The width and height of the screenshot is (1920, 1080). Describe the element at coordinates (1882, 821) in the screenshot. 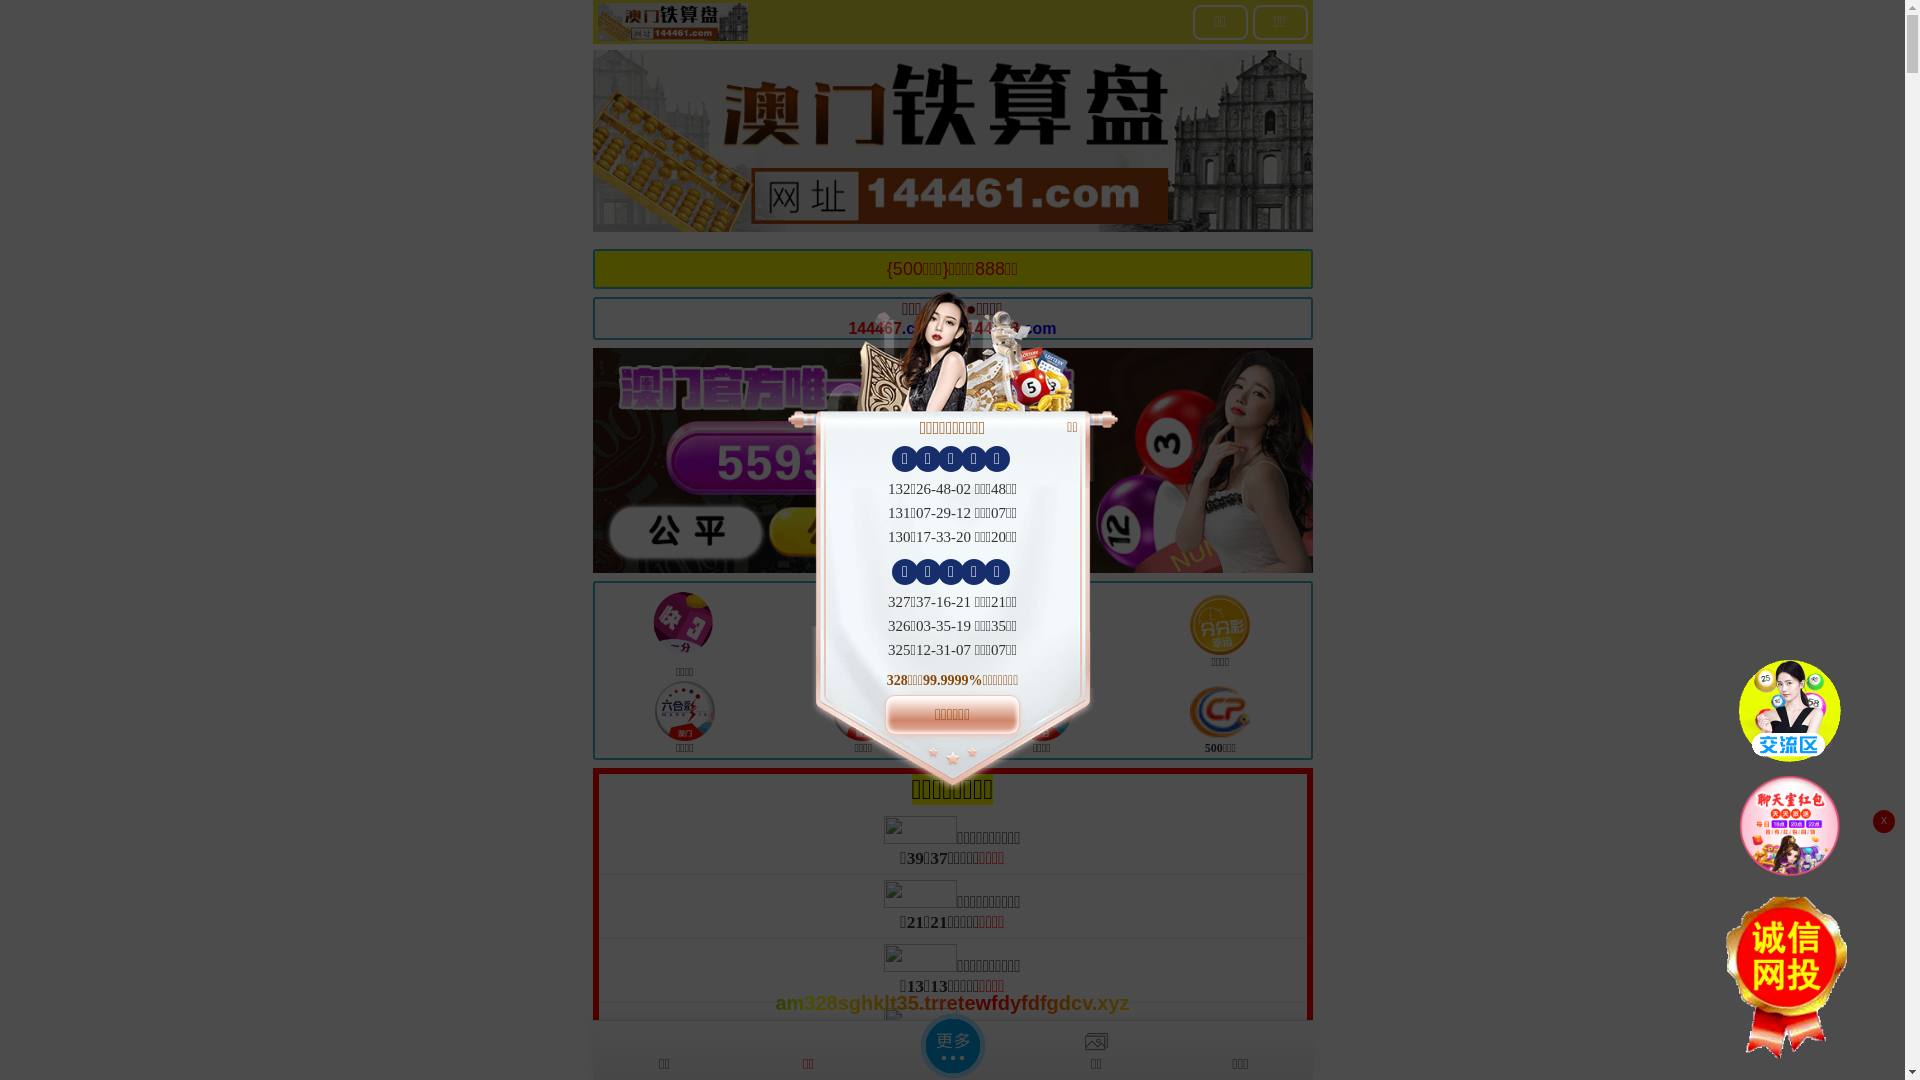

I see `'x'` at that location.